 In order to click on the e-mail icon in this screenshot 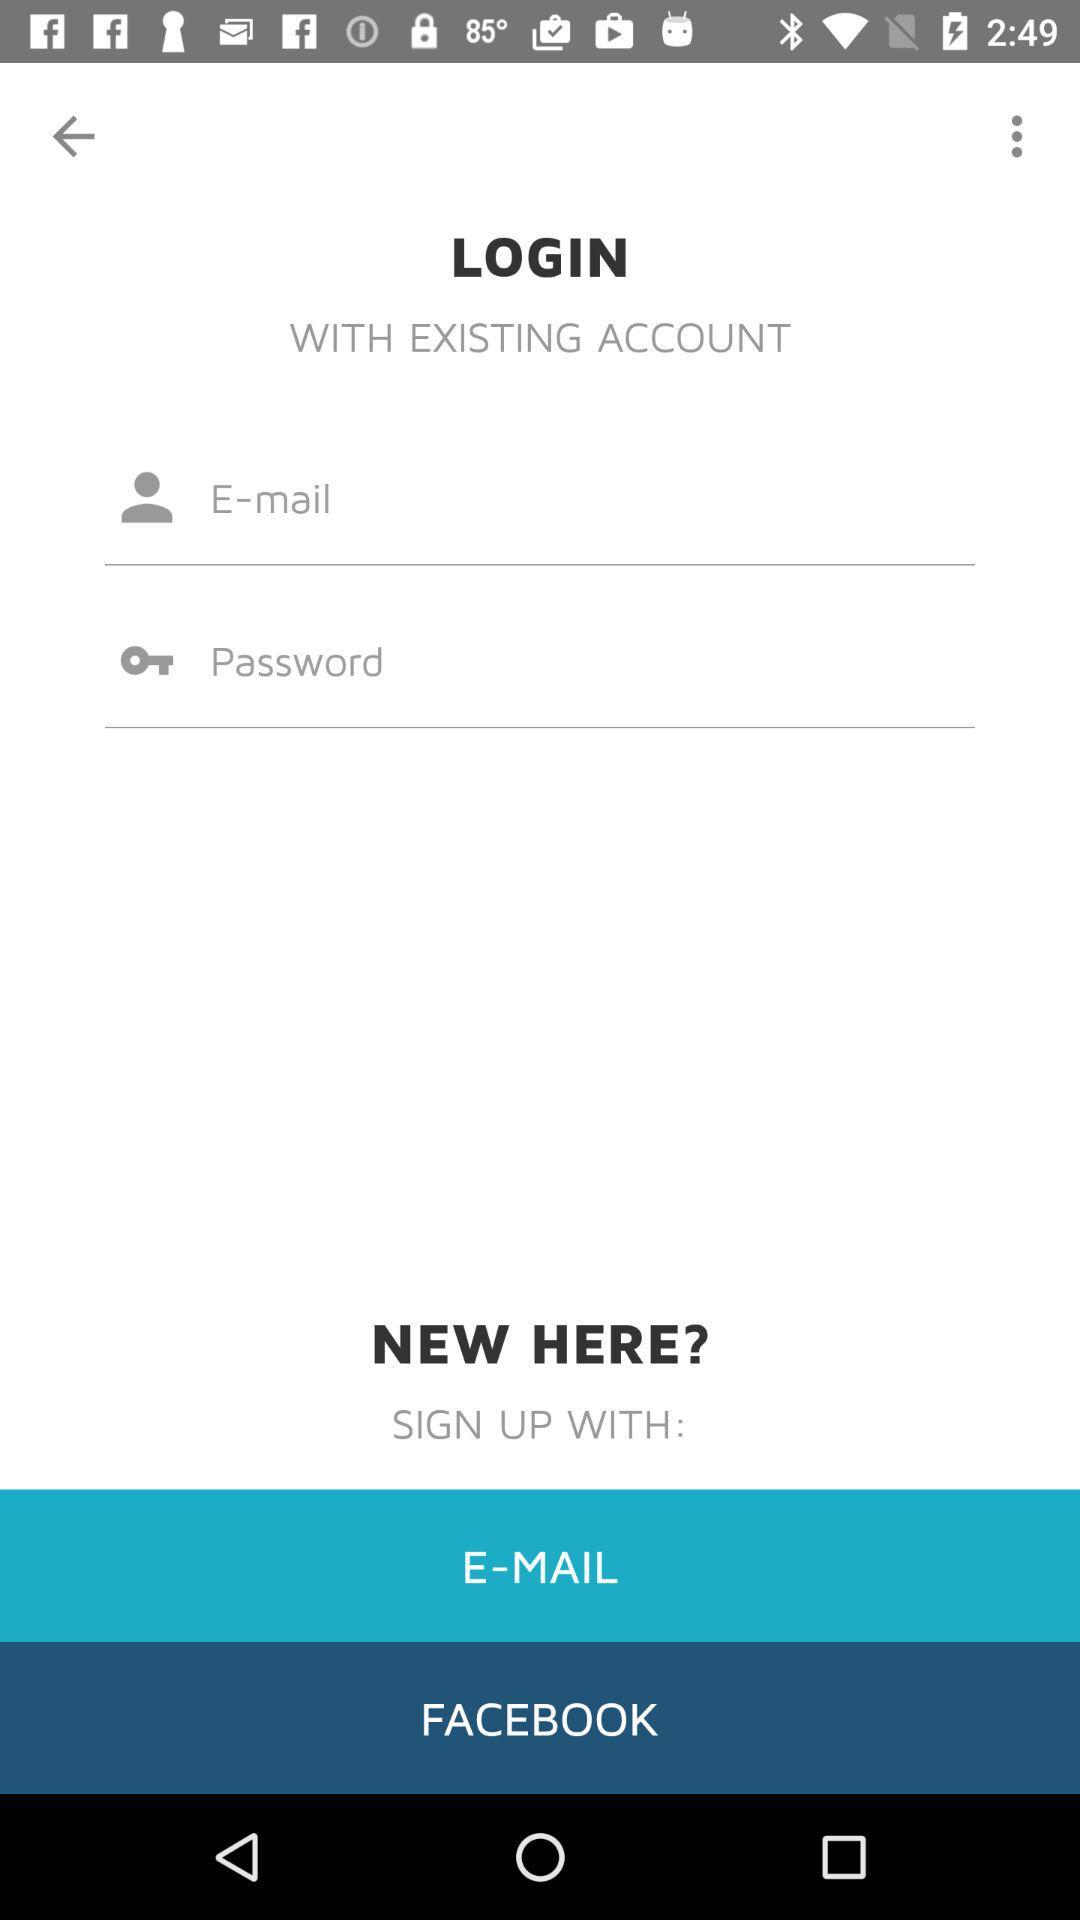, I will do `click(540, 1564)`.